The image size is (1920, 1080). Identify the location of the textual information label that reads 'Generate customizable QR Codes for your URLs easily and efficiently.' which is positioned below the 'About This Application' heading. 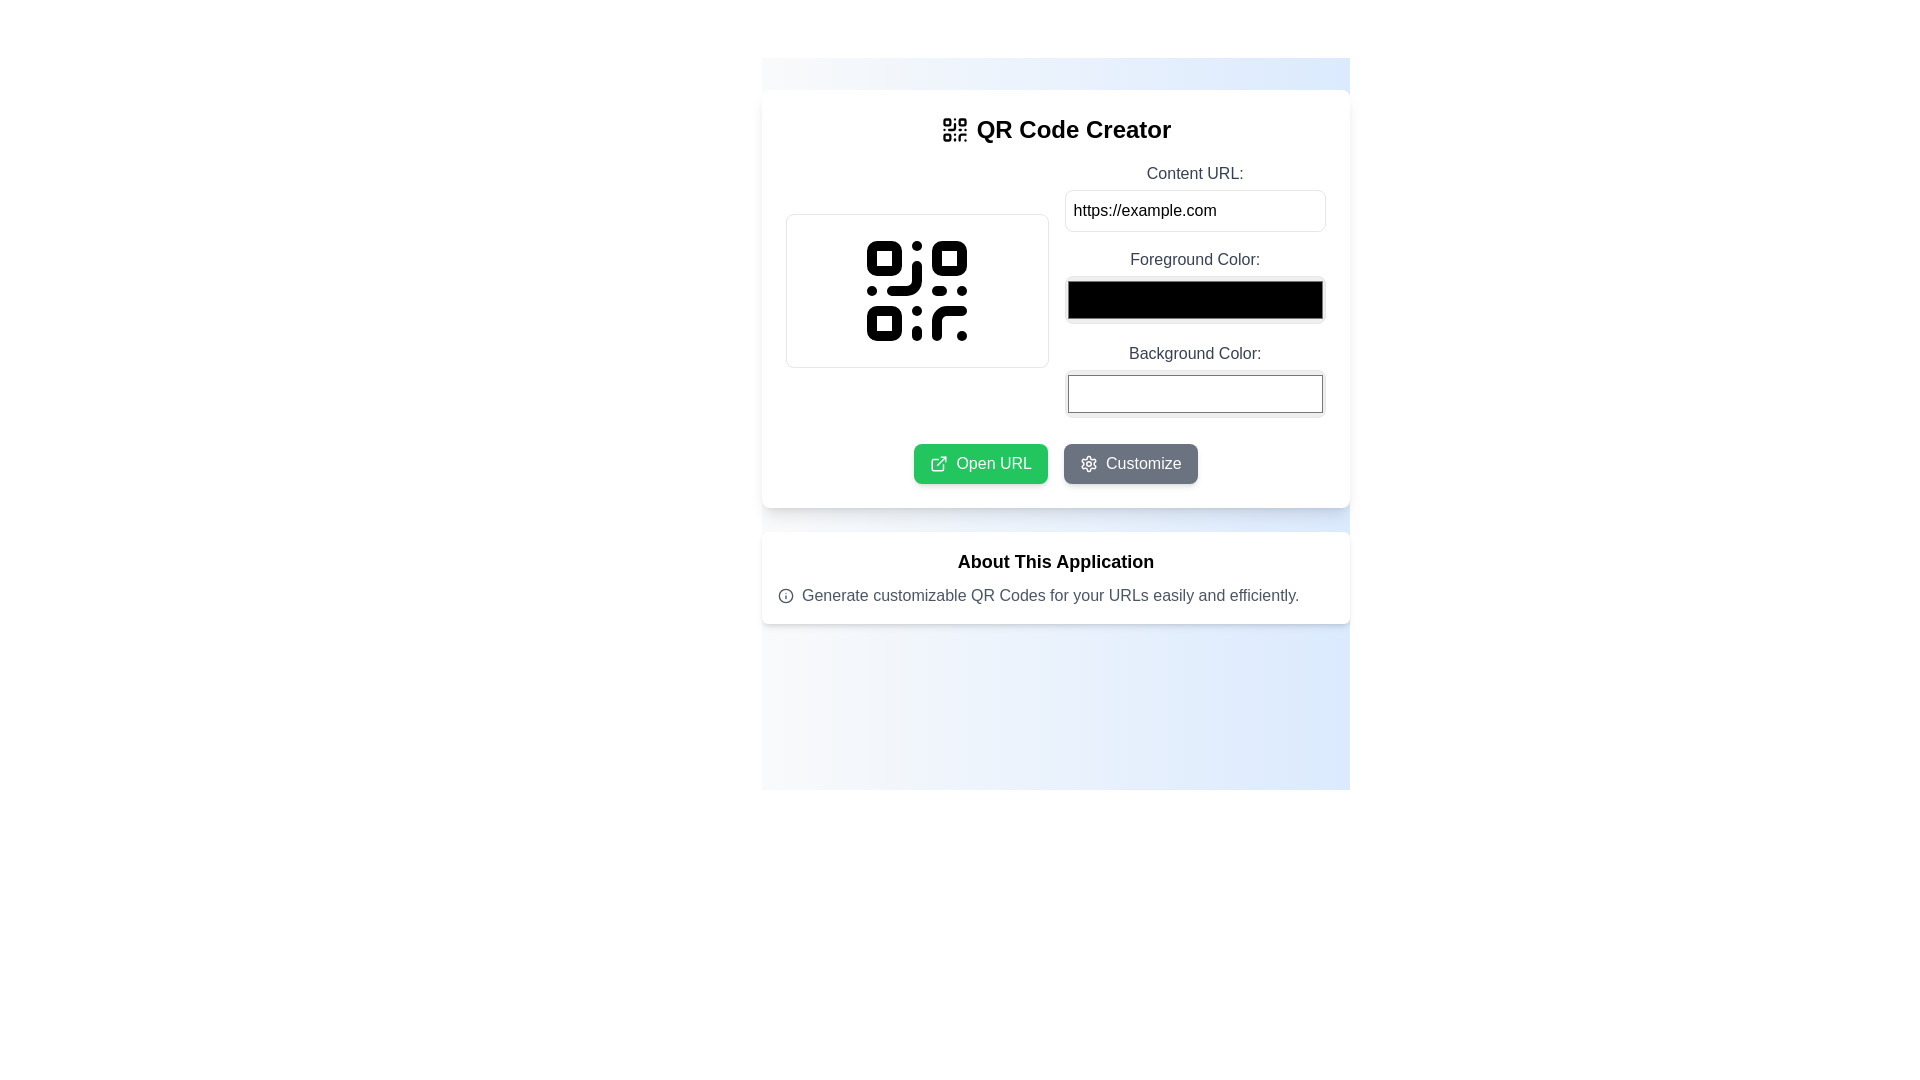
(1055, 595).